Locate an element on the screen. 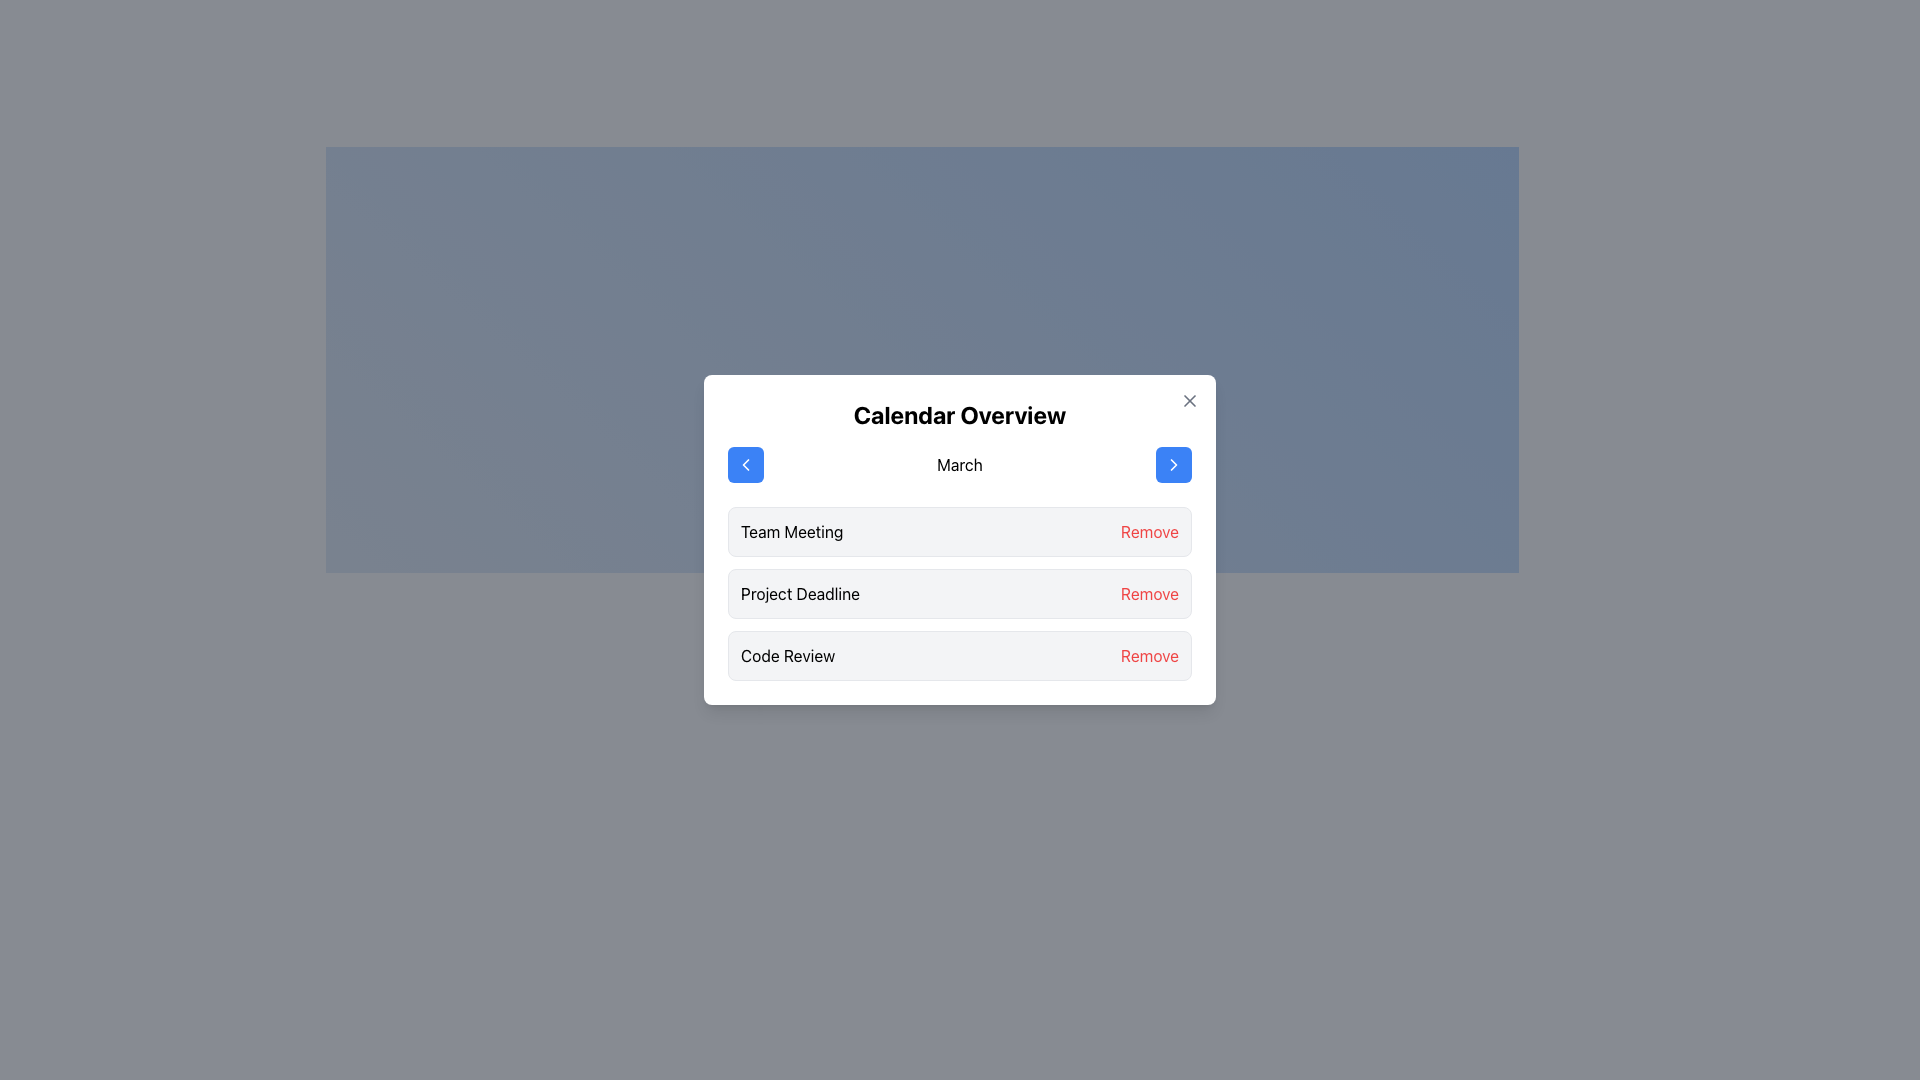 Image resolution: width=1920 pixels, height=1080 pixels. the static text label indicating the current month in the calendar interface, located centrally below the 'Calendar Overview' header is located at coordinates (960, 465).